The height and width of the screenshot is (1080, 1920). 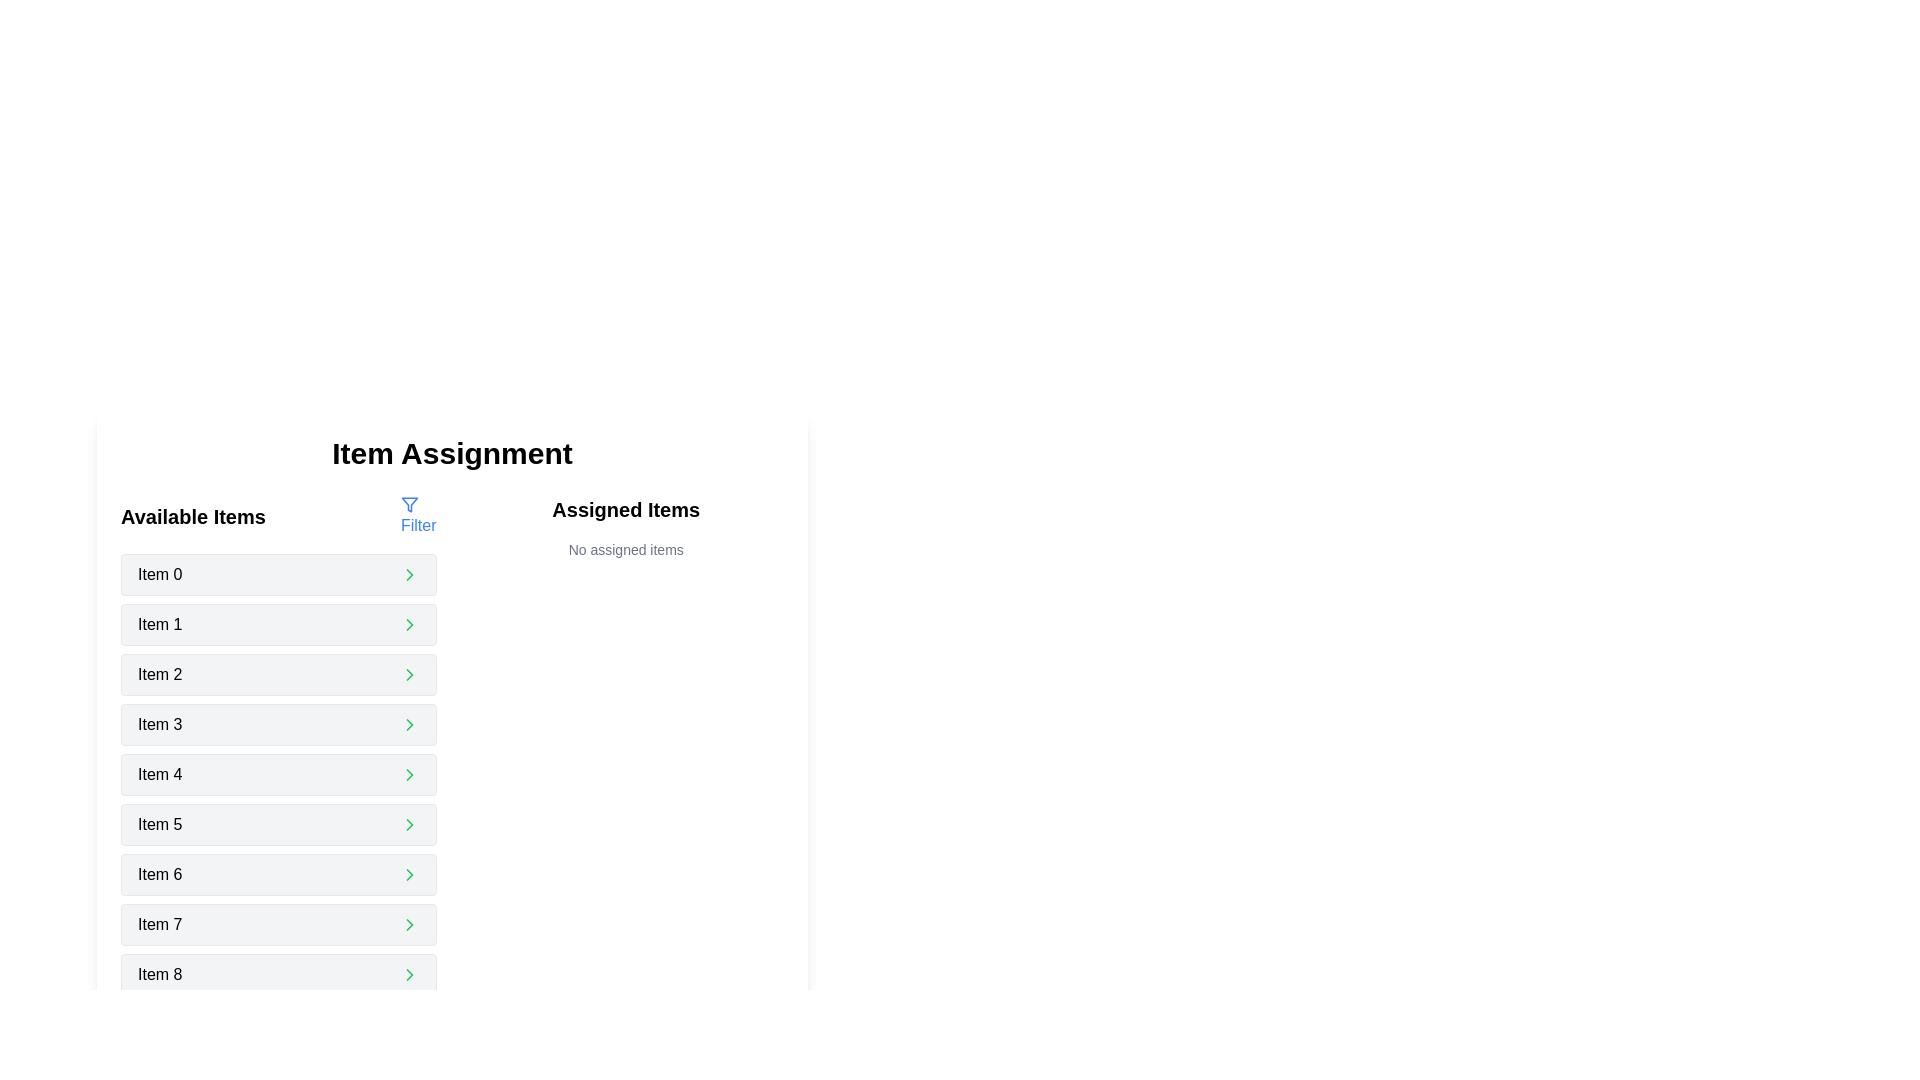 I want to click on the Arrow Button located at the rightmost area of the 'Item 4' row in the 'Available Items' list, so click(x=408, y=774).